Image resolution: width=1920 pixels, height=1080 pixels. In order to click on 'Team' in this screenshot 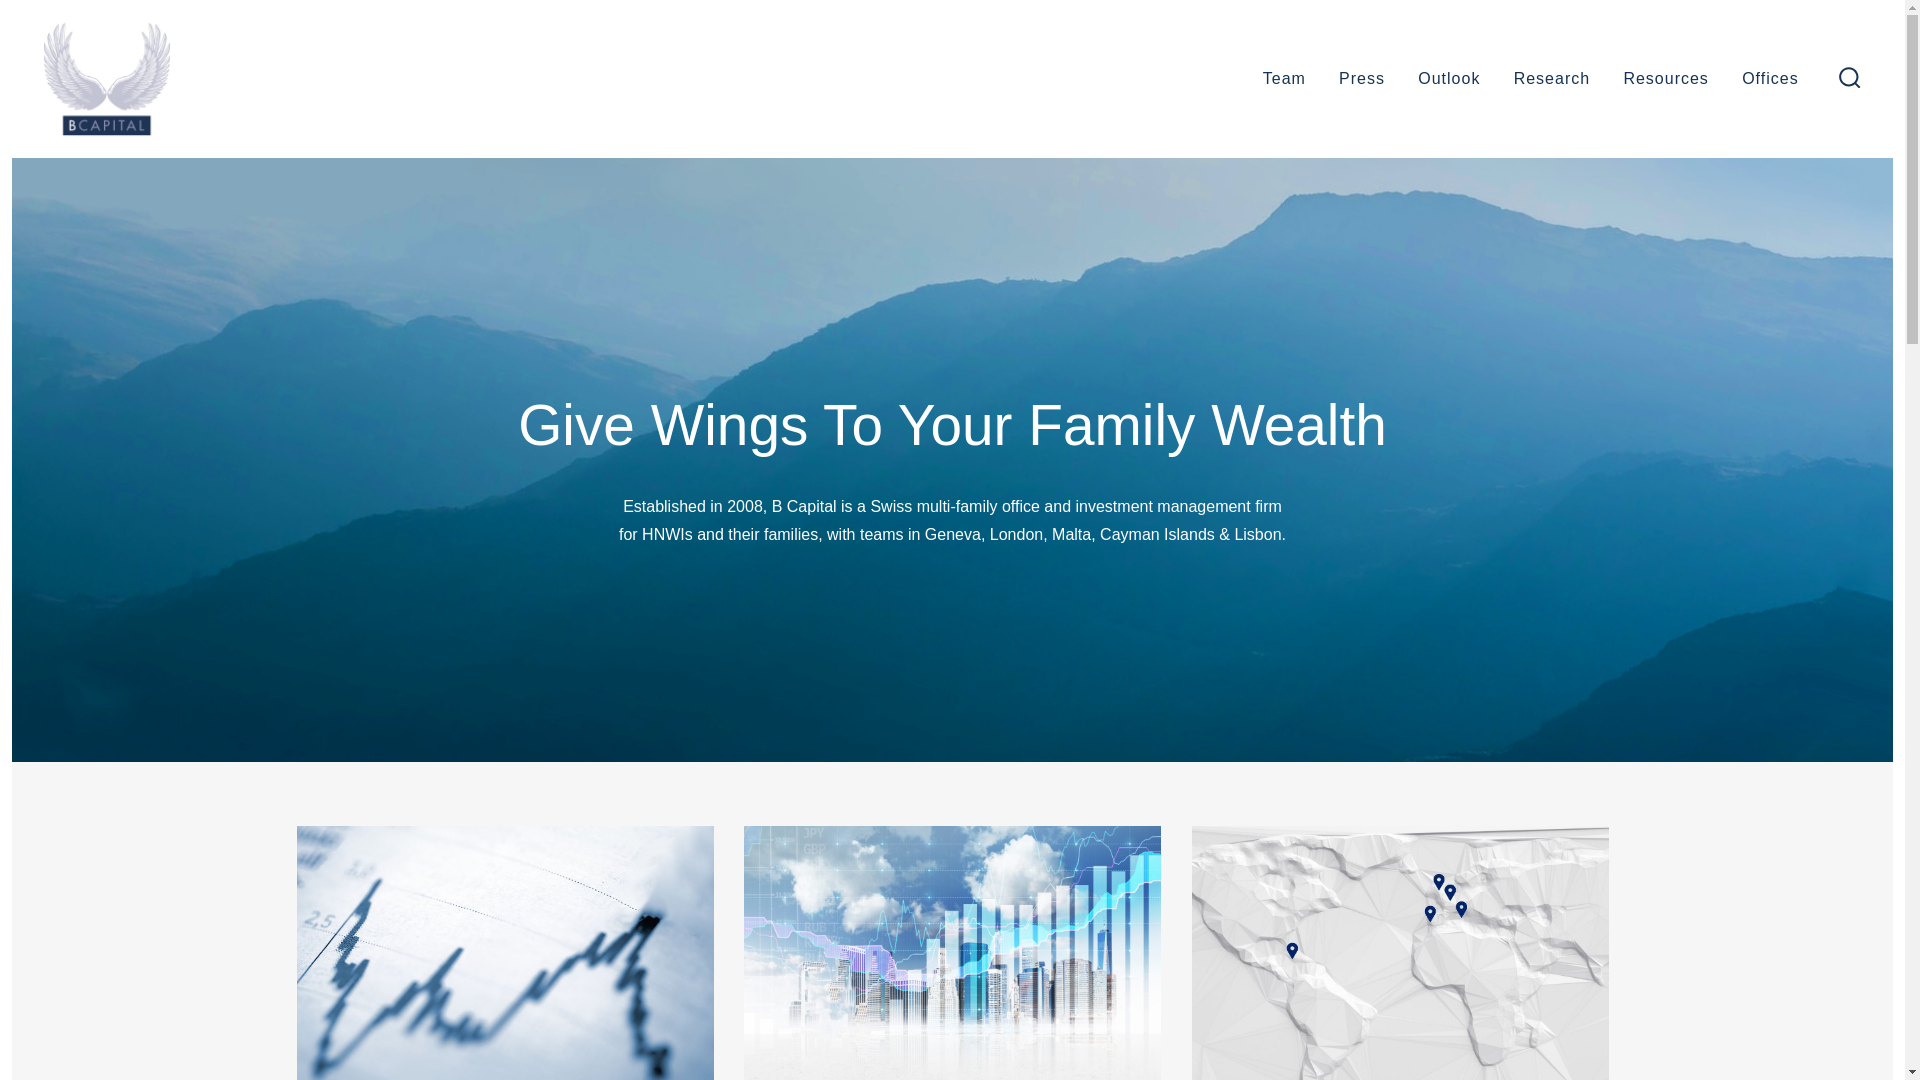, I will do `click(1284, 78)`.